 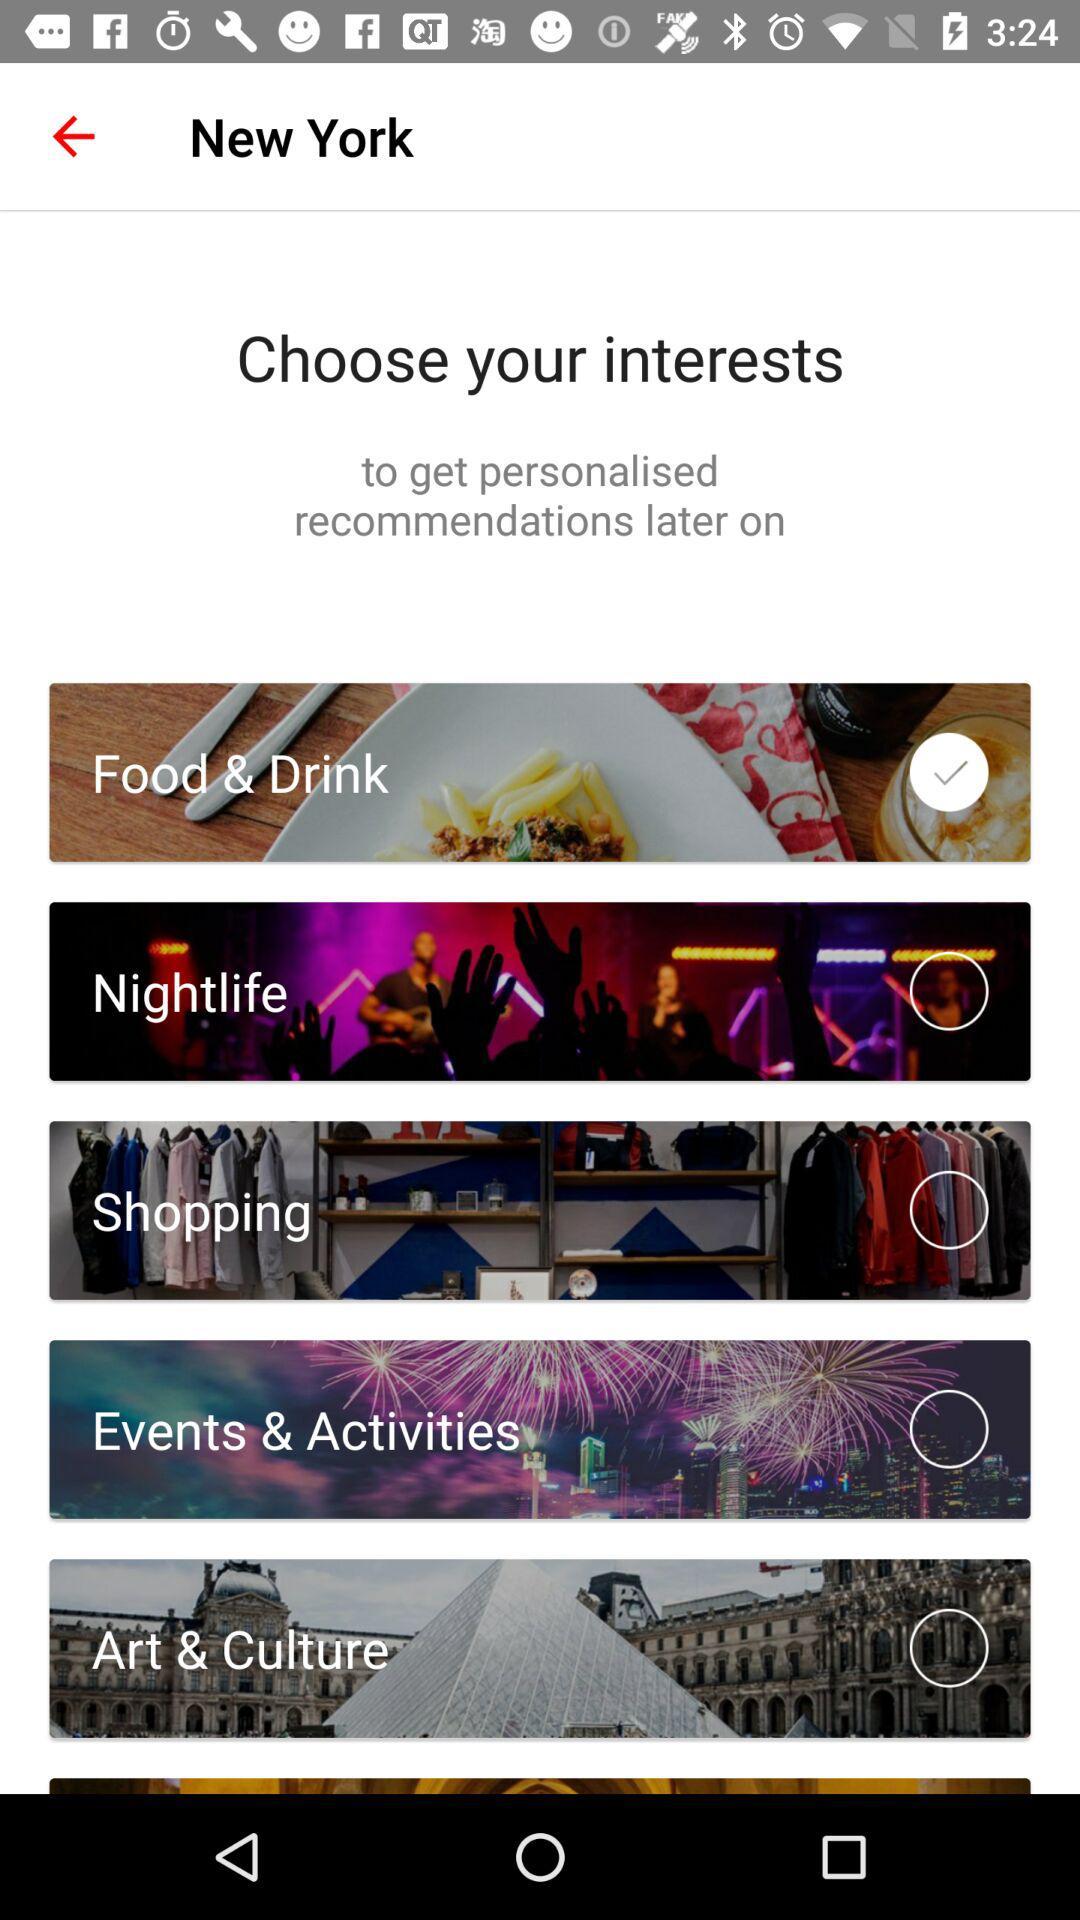 I want to click on the last image in the page, so click(x=540, y=1648).